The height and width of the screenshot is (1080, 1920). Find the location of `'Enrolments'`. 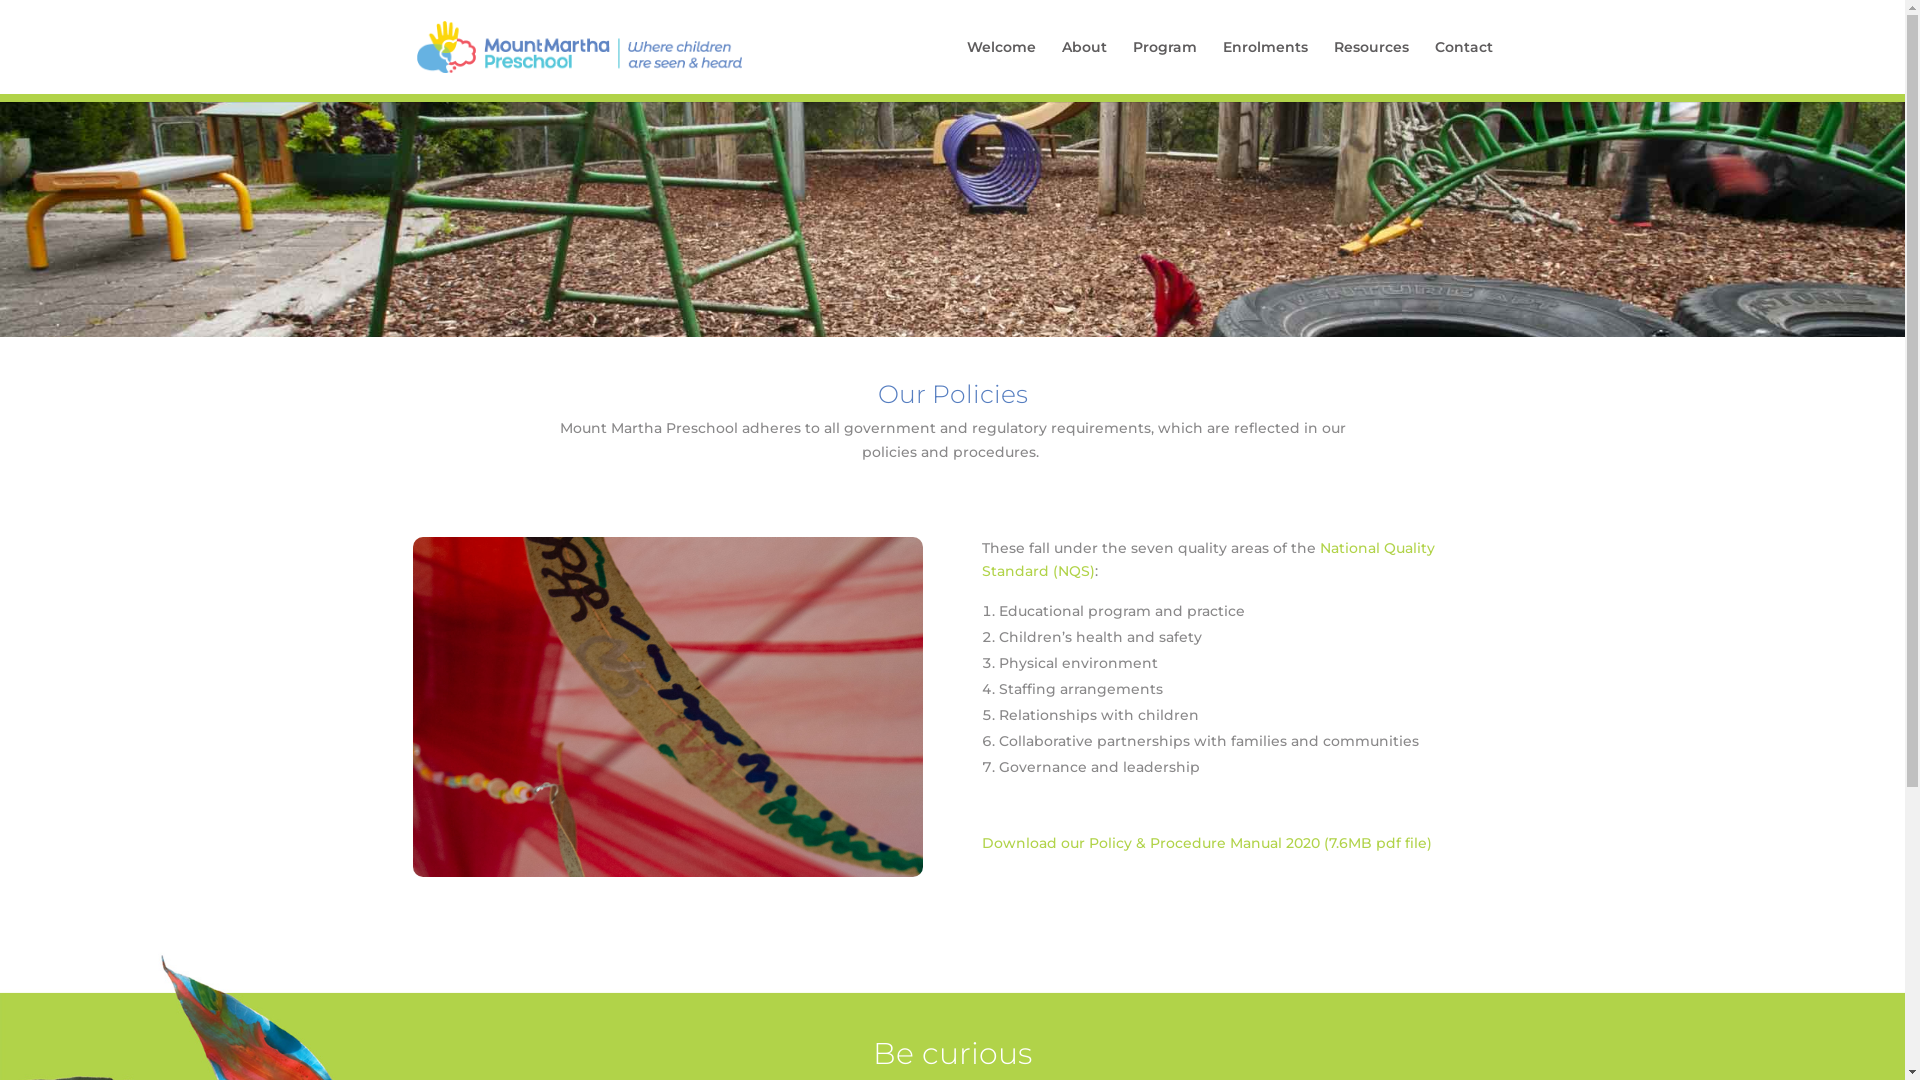

'Enrolments' is located at coordinates (1263, 65).